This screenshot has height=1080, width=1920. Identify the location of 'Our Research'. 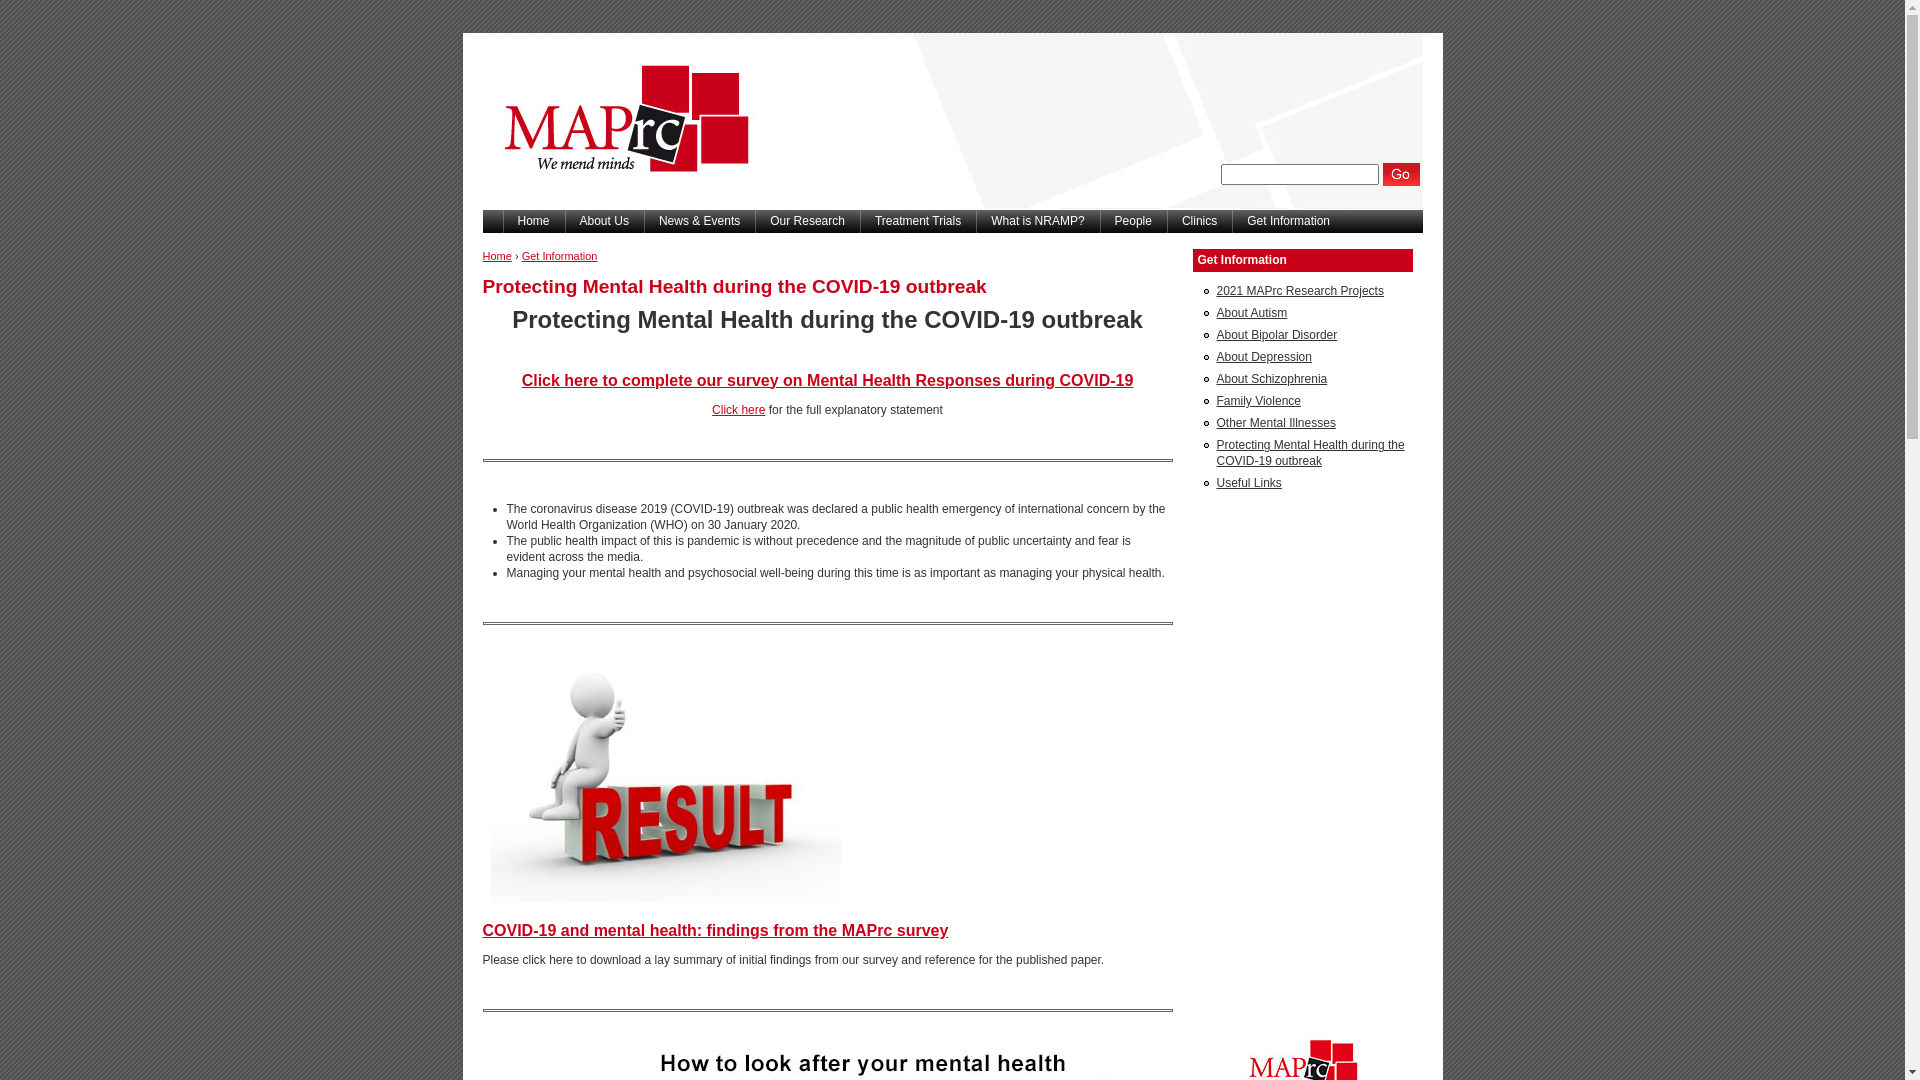
(807, 221).